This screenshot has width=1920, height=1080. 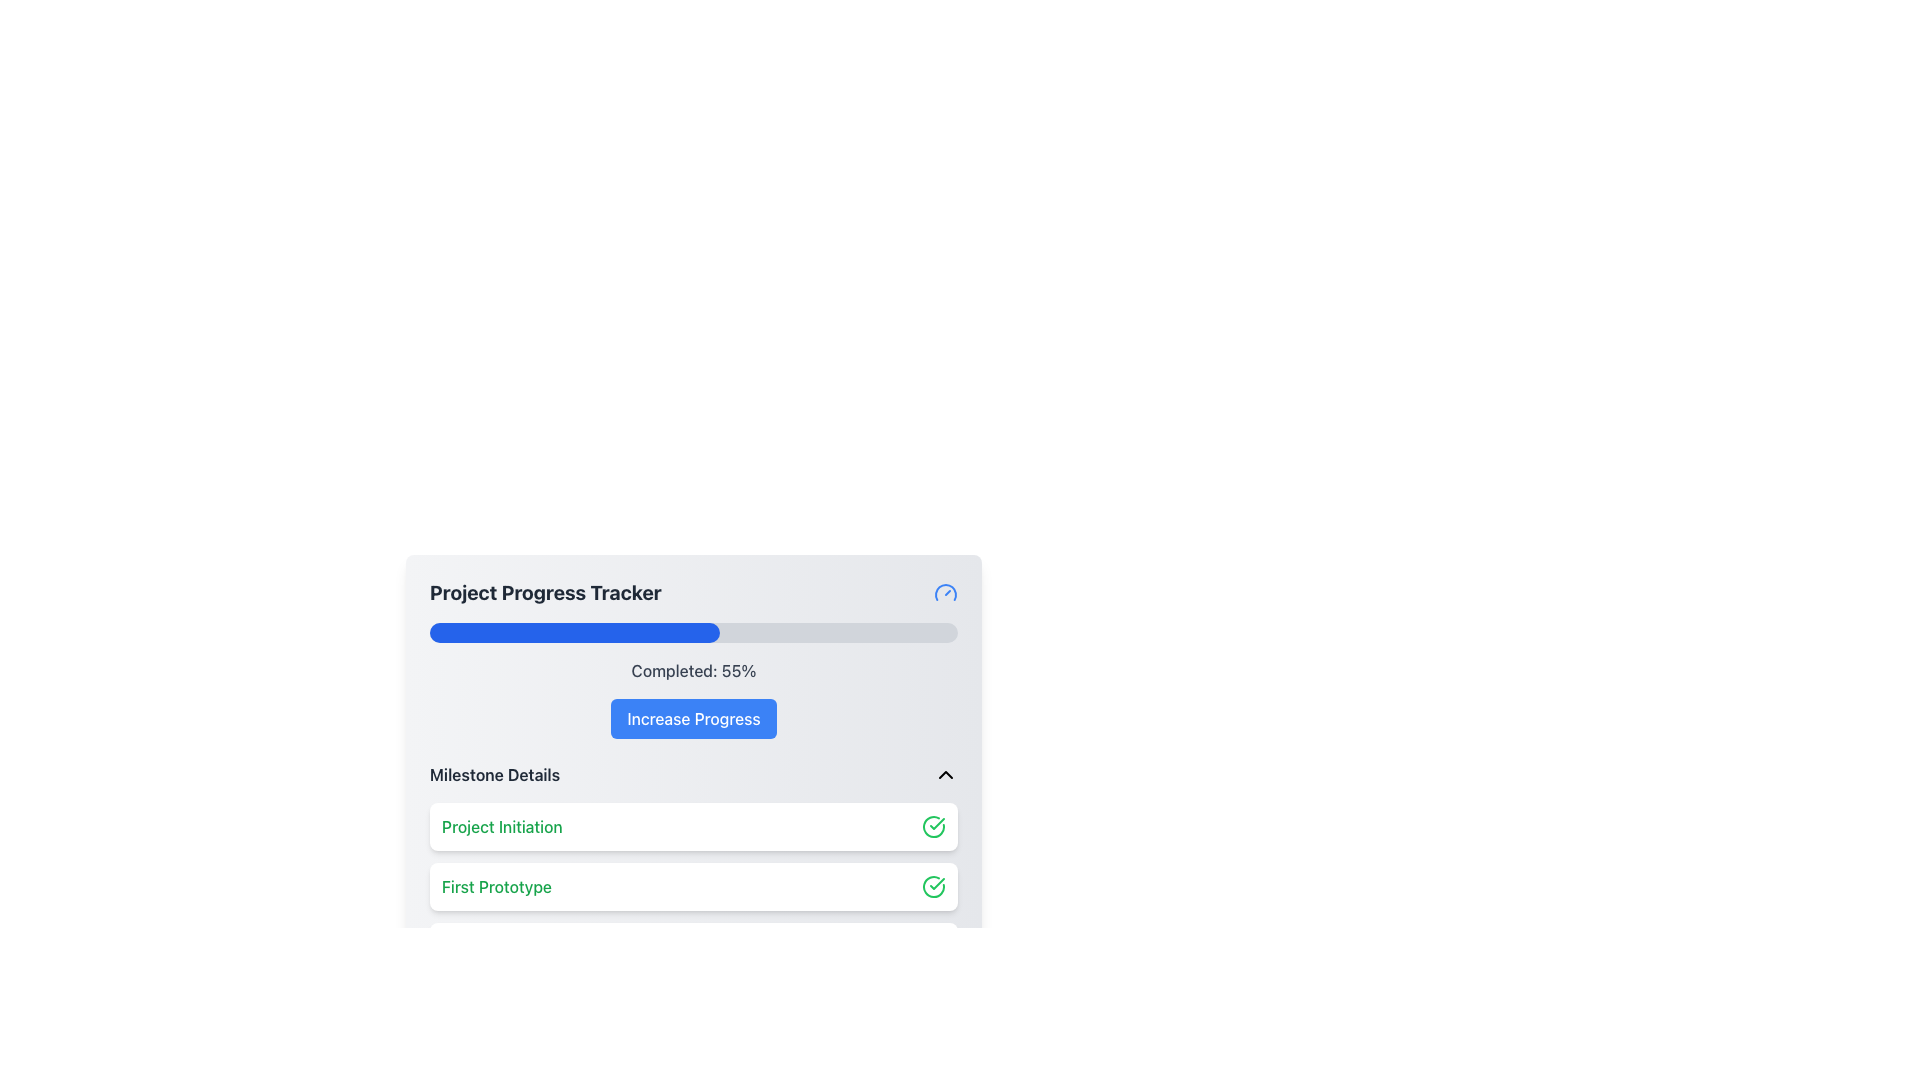 I want to click on the check mark icon within the circular green check icon located in the 'Milestone Details' section next to the 'Project Initiation' text, so click(x=936, y=882).